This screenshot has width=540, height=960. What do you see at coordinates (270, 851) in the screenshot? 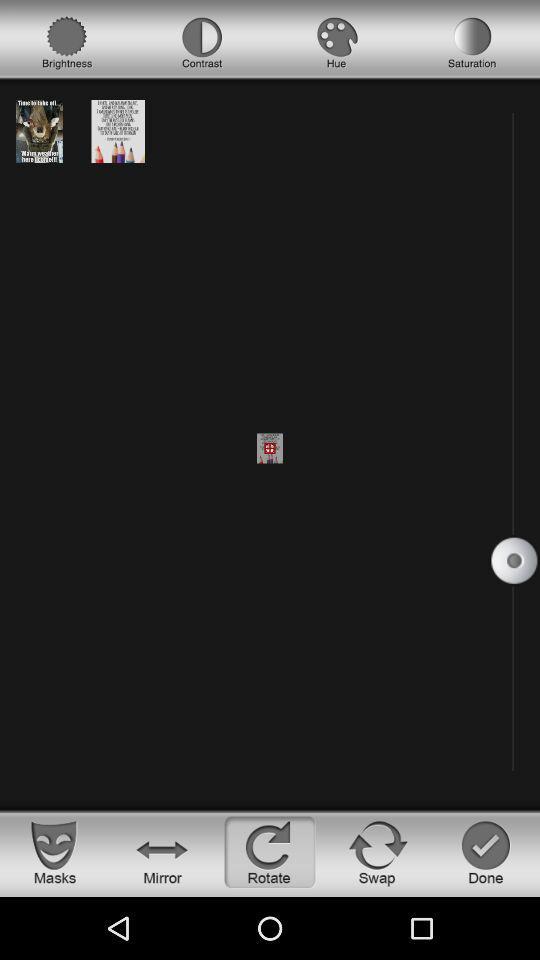
I see `the refresh icon` at bounding box center [270, 851].